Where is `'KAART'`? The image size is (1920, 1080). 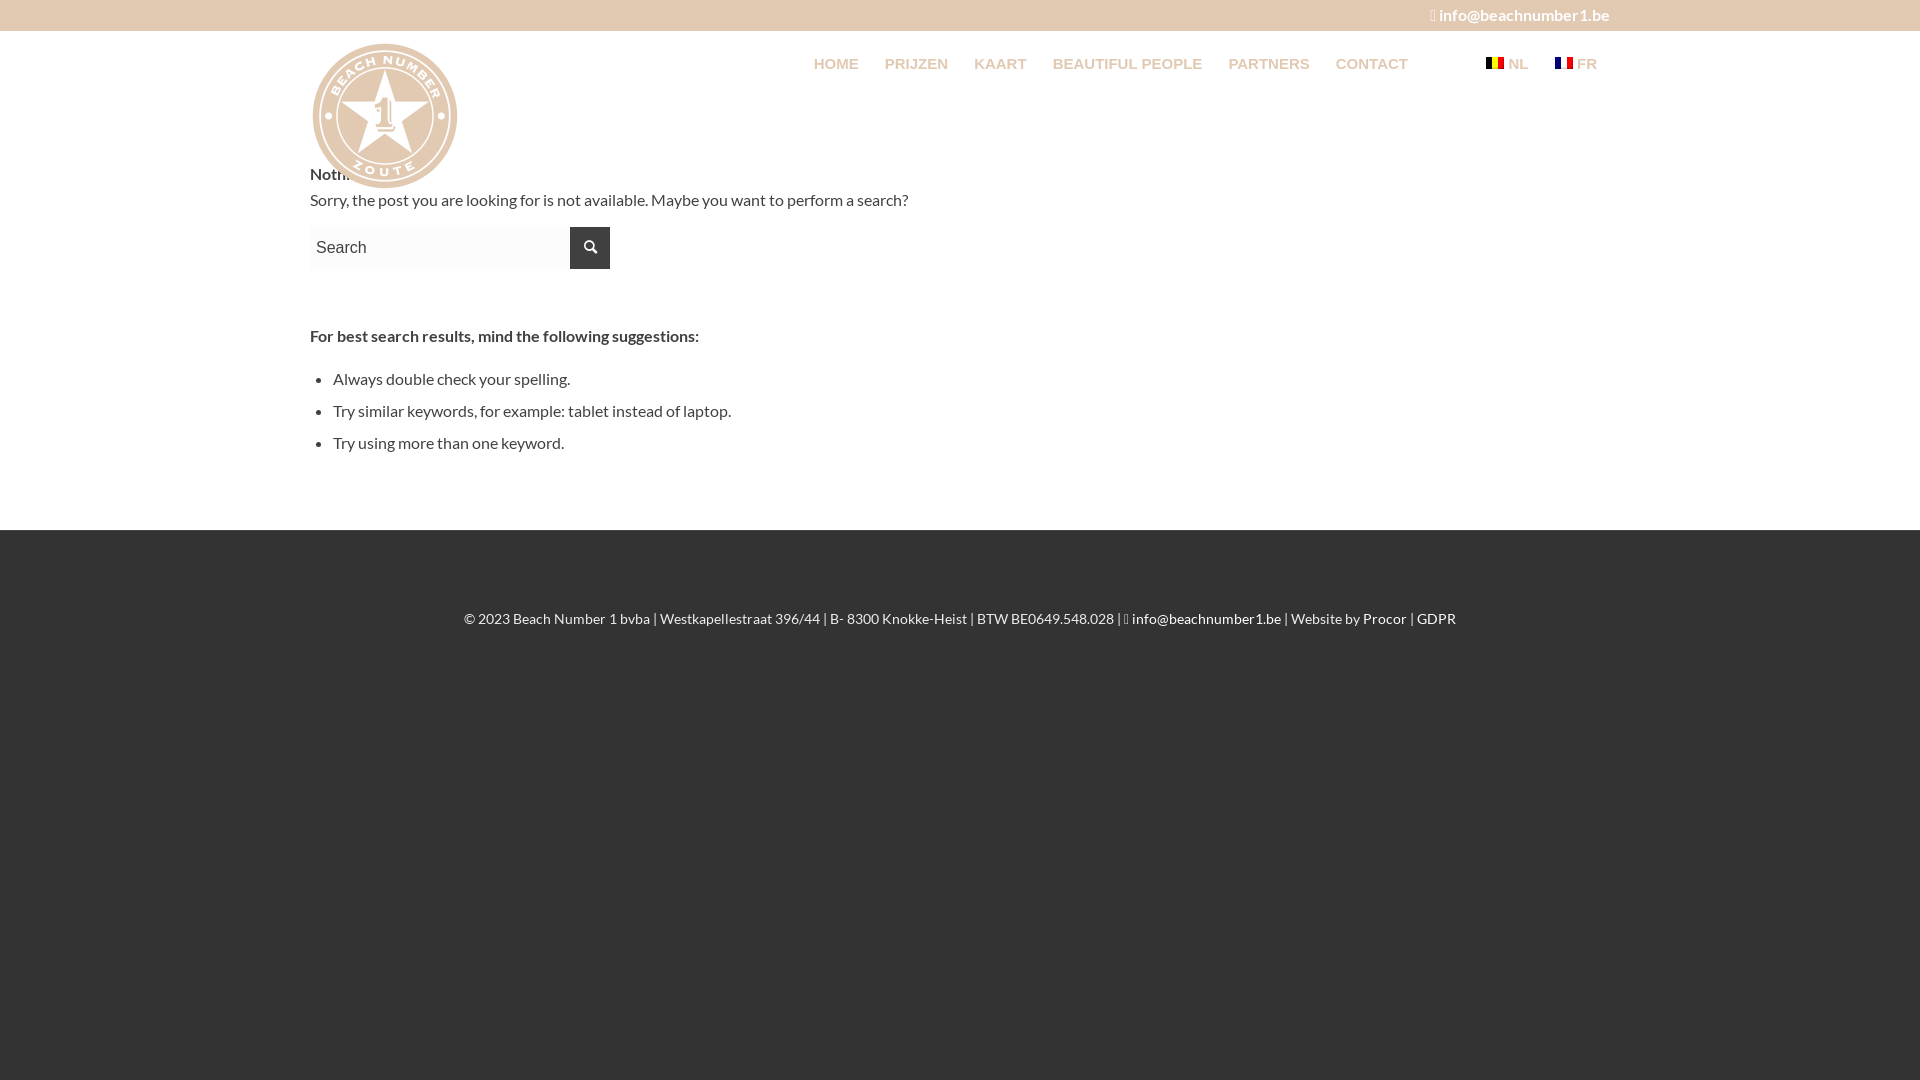 'KAART' is located at coordinates (1000, 62).